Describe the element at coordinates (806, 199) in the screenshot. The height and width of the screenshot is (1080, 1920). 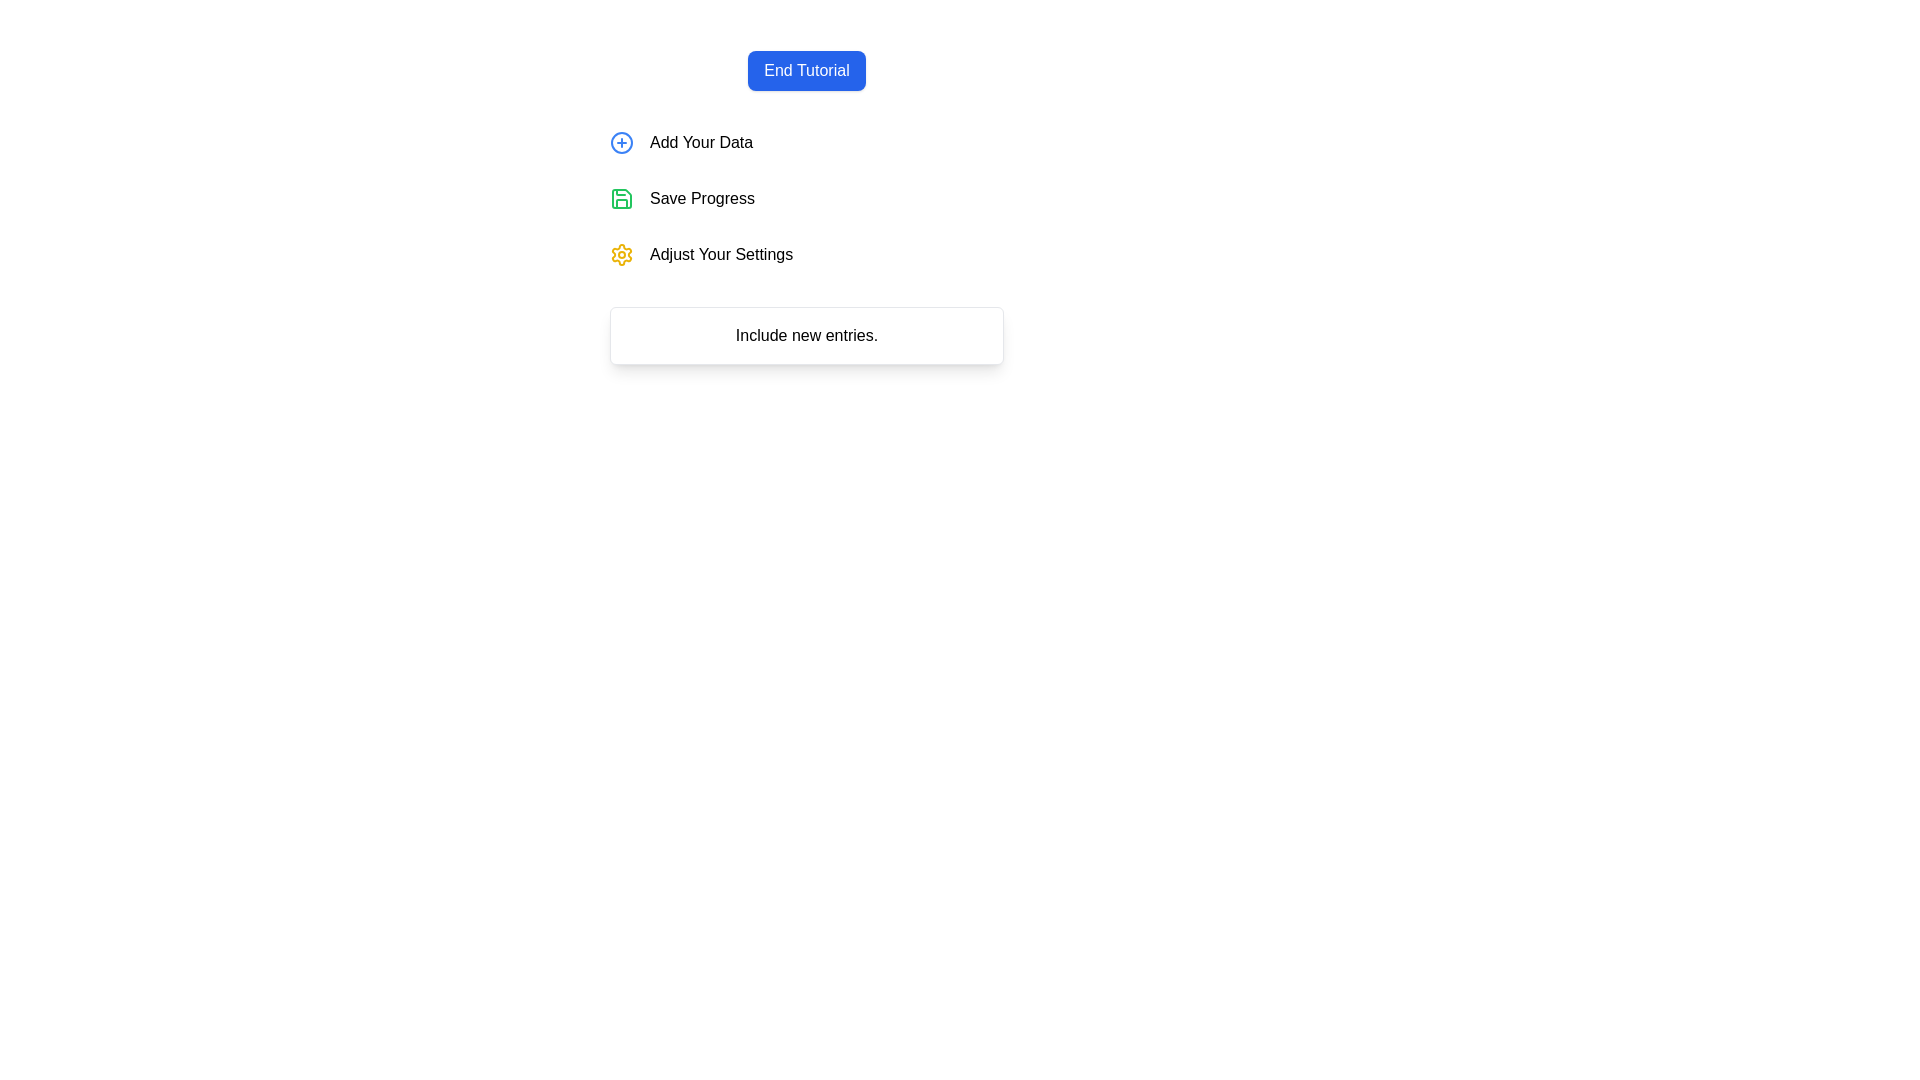
I see `the 'Add Your Data' option in the vertical list group` at that location.